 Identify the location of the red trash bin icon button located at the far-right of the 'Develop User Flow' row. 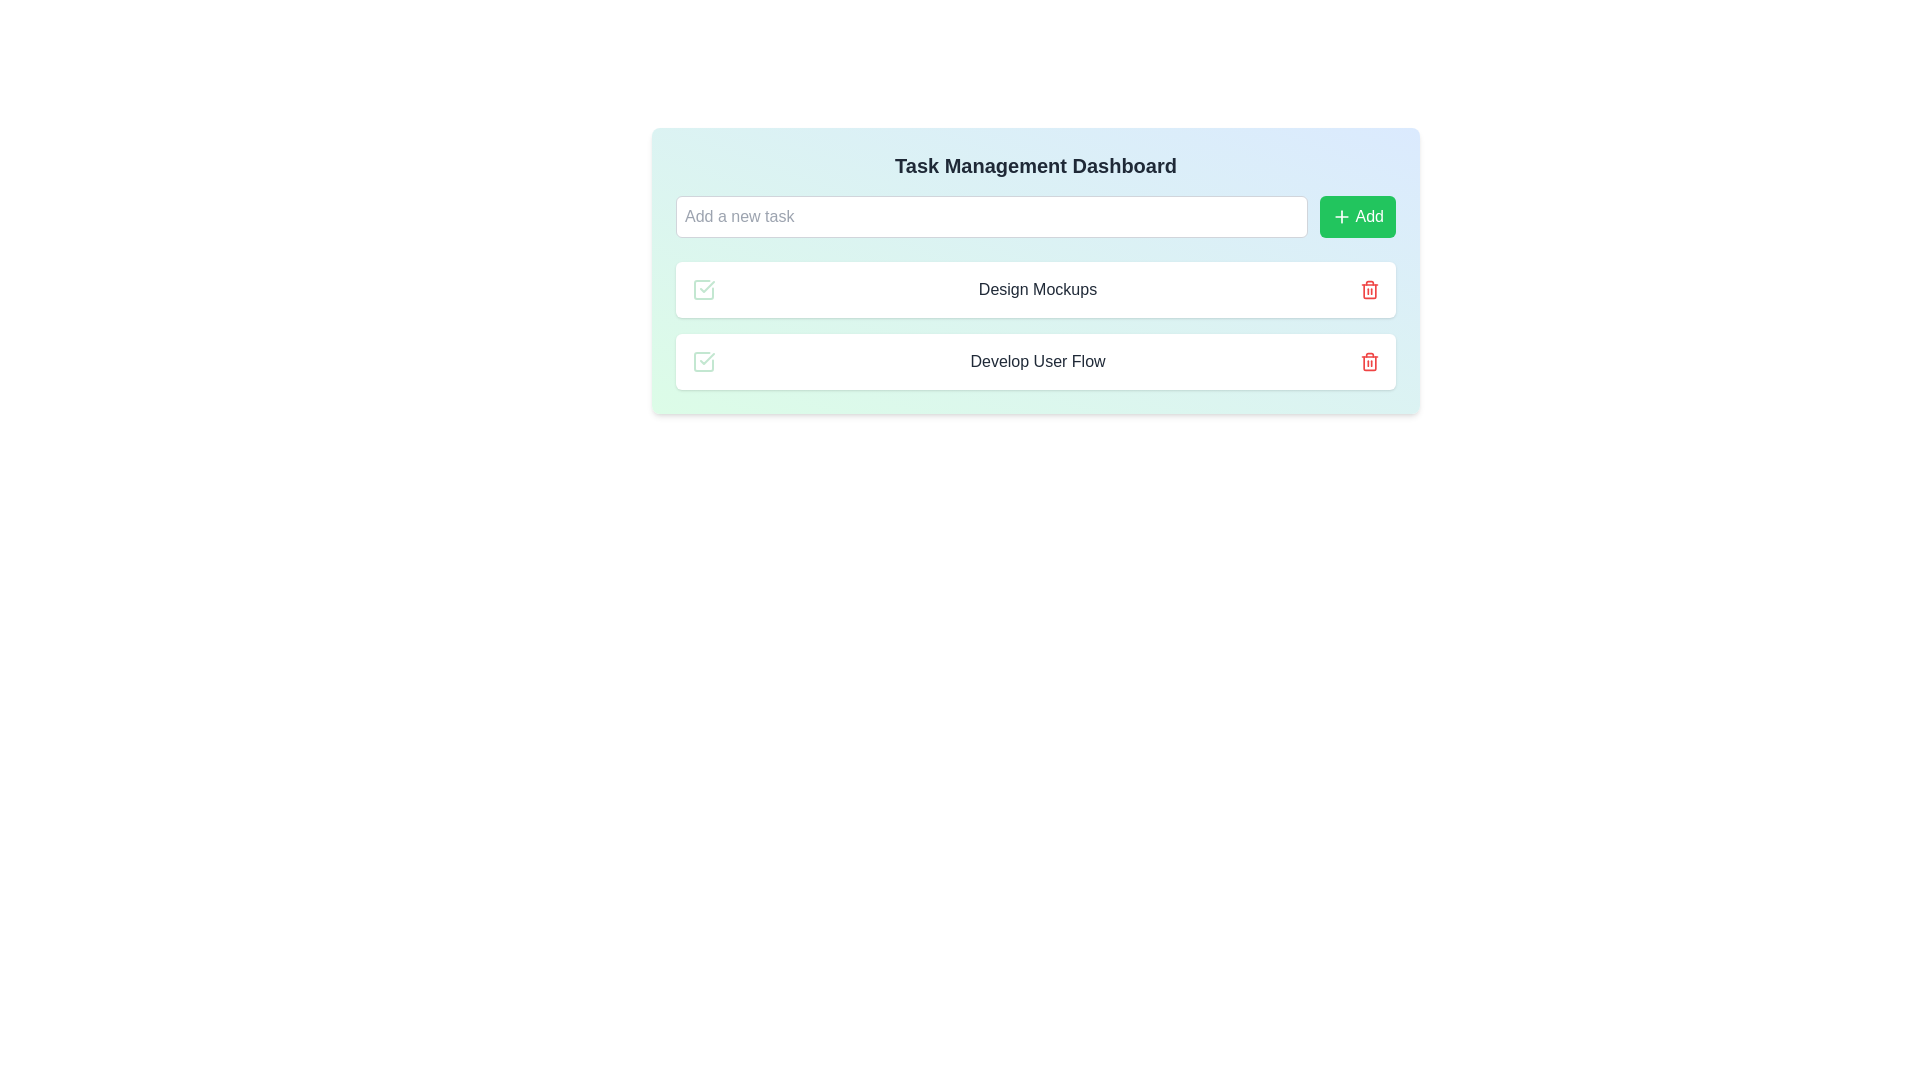
(1368, 362).